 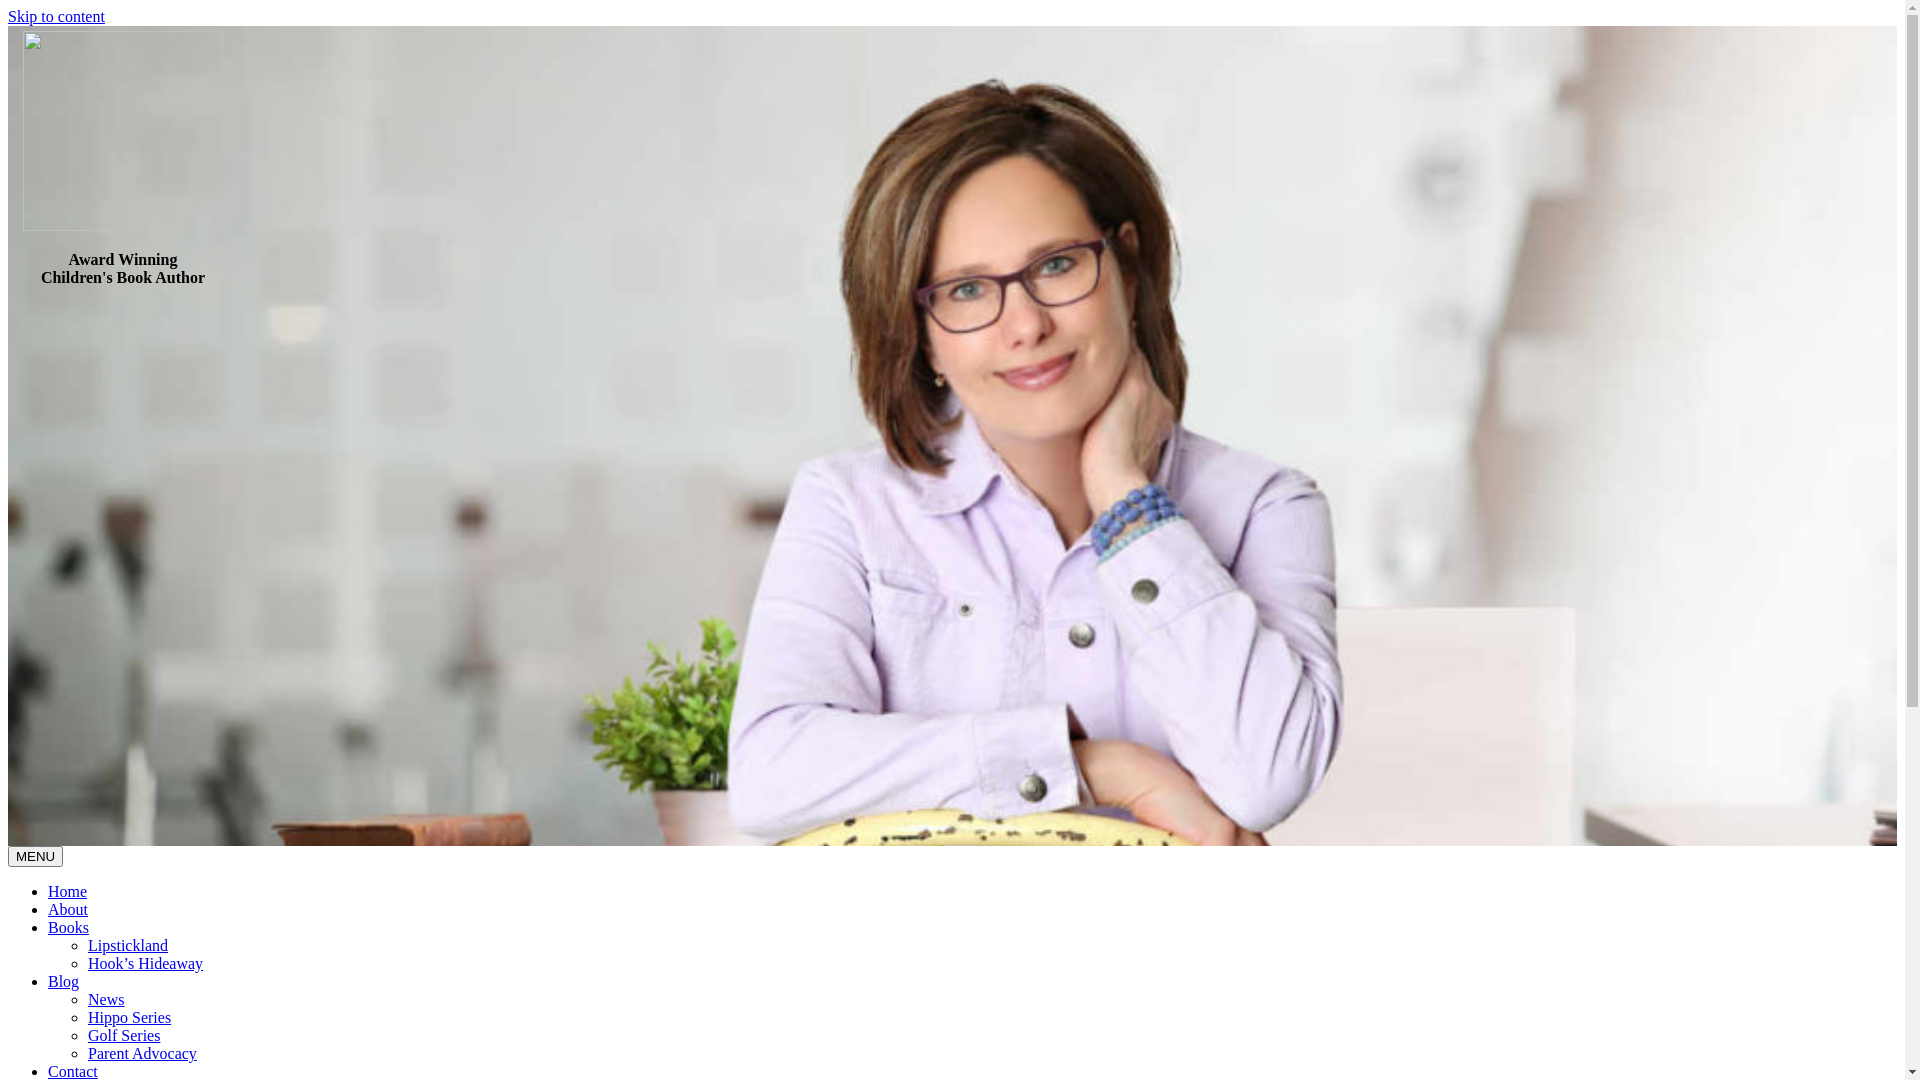 What do you see at coordinates (123, 1035) in the screenshot?
I see `'Golf Series'` at bounding box center [123, 1035].